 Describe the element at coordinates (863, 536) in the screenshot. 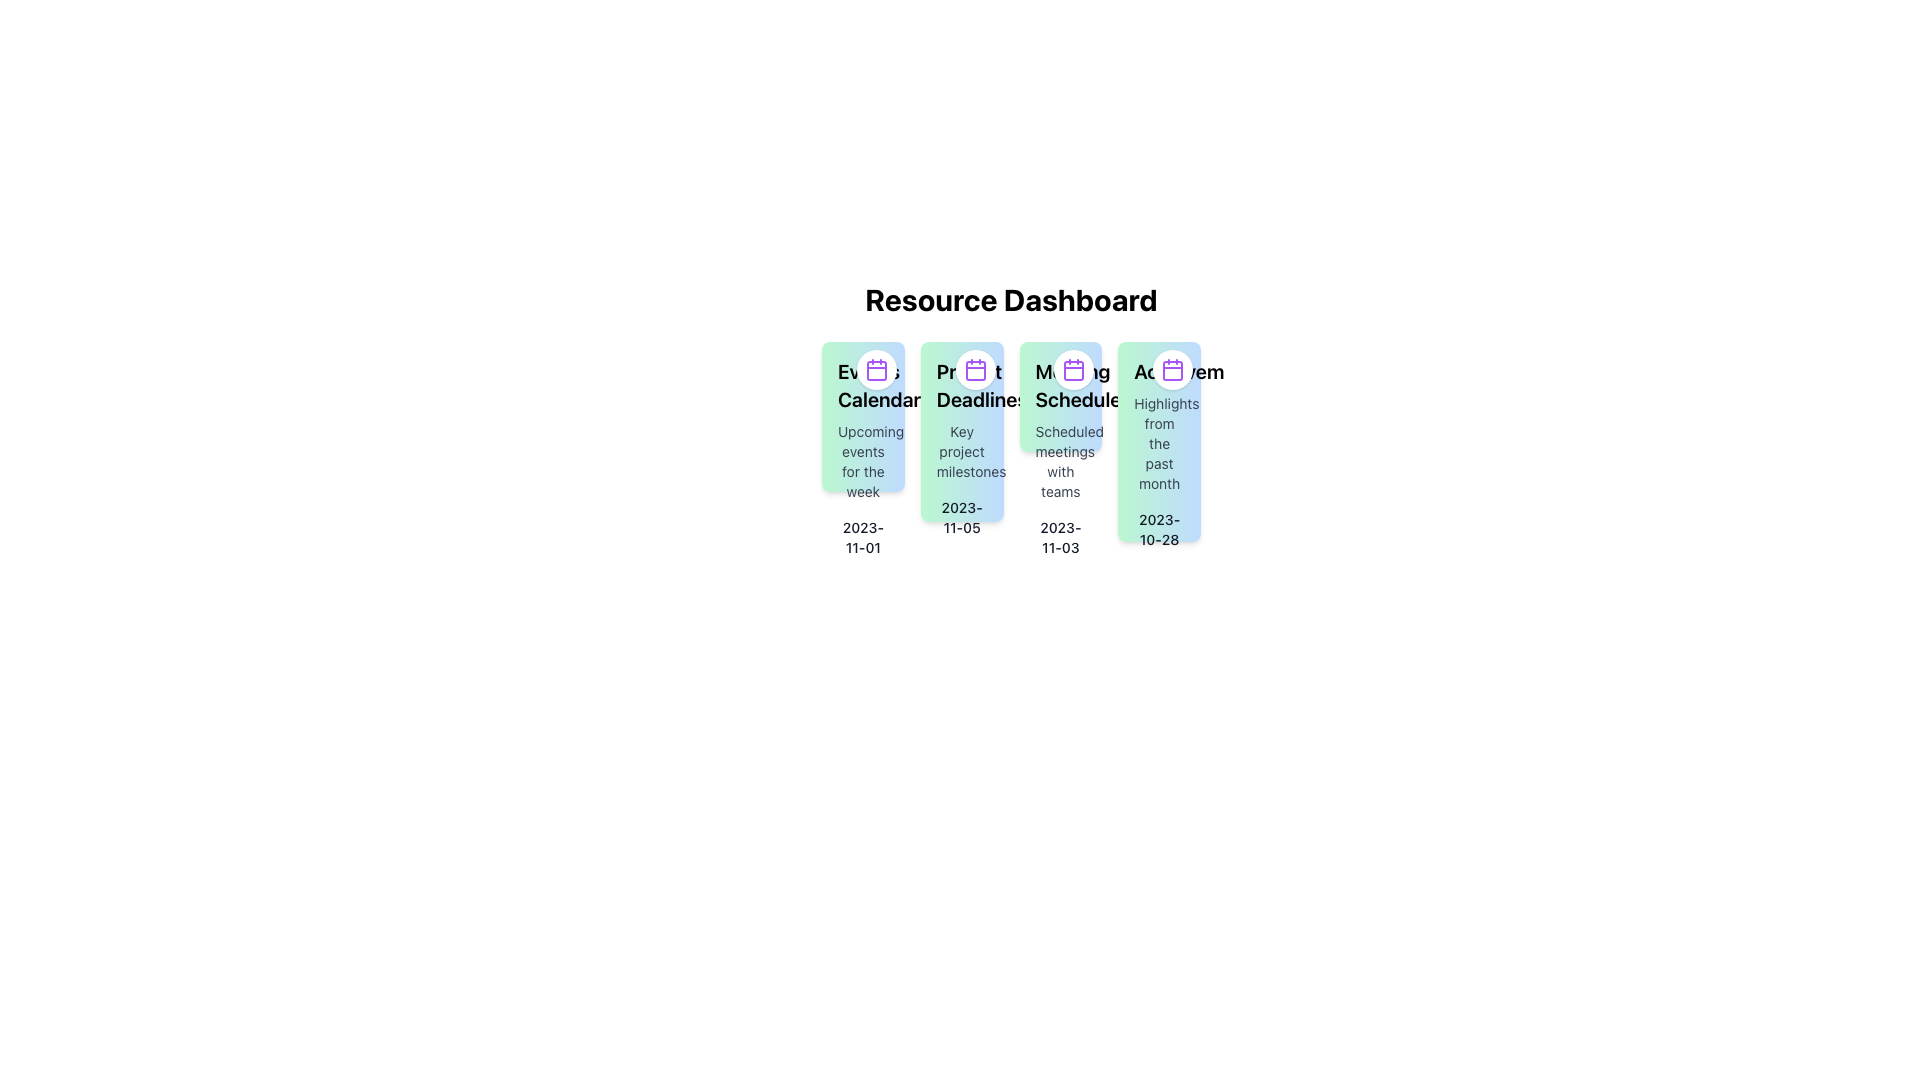

I see `the text displaying the date in the 'Events Calendar' section, which is positioned below the label 'Upcoming events for the week.'` at that location.